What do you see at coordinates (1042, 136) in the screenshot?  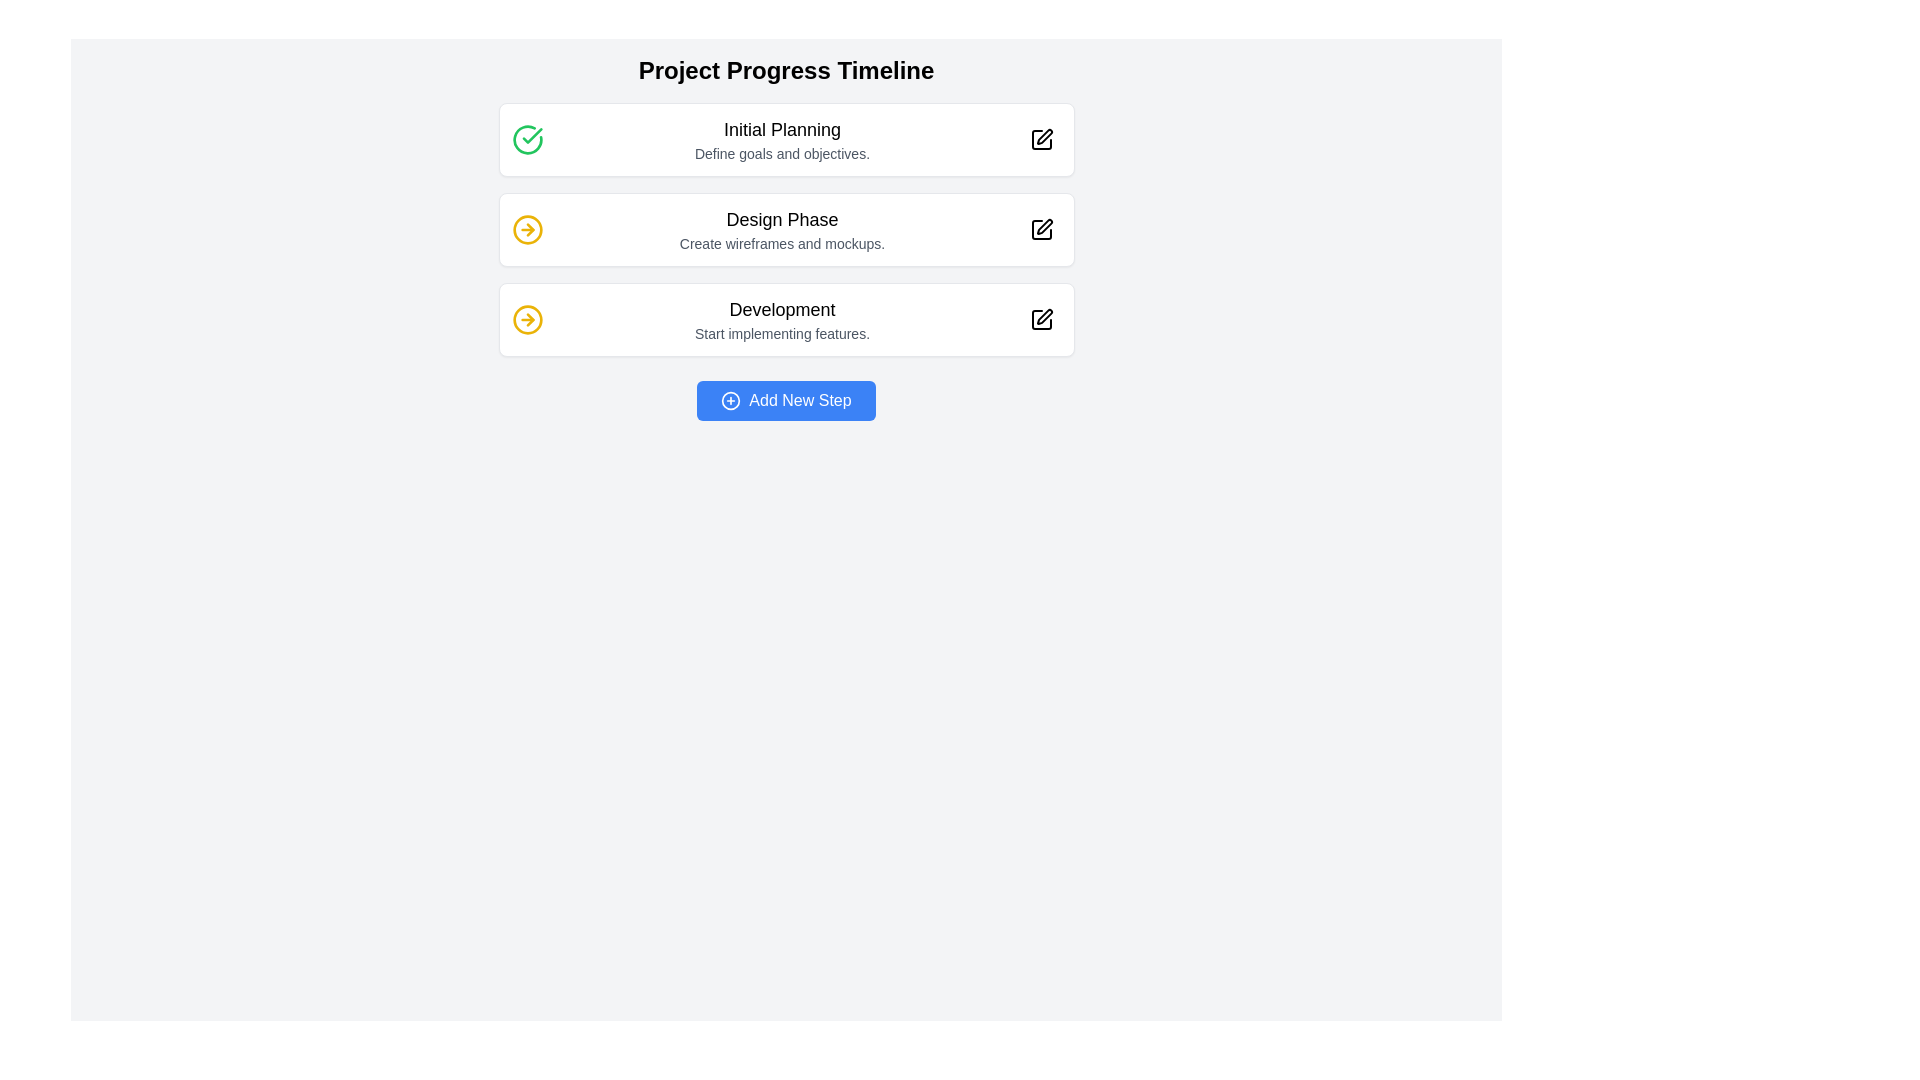 I see `the editing icon located in the upper-right corner of the 'Initial Planning' card to initiate editing` at bounding box center [1042, 136].